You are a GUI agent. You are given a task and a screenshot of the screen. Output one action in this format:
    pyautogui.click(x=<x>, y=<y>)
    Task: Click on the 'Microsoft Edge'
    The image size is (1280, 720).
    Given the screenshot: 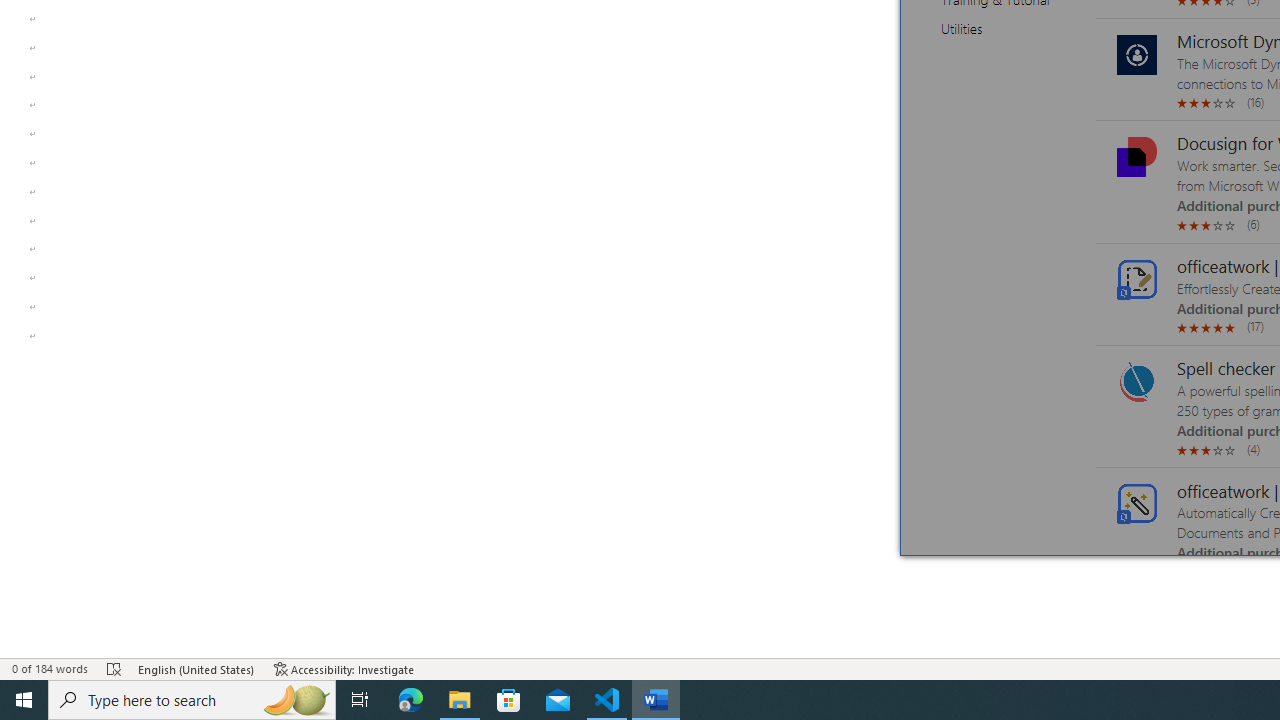 What is the action you would take?
    pyautogui.click(x=410, y=698)
    